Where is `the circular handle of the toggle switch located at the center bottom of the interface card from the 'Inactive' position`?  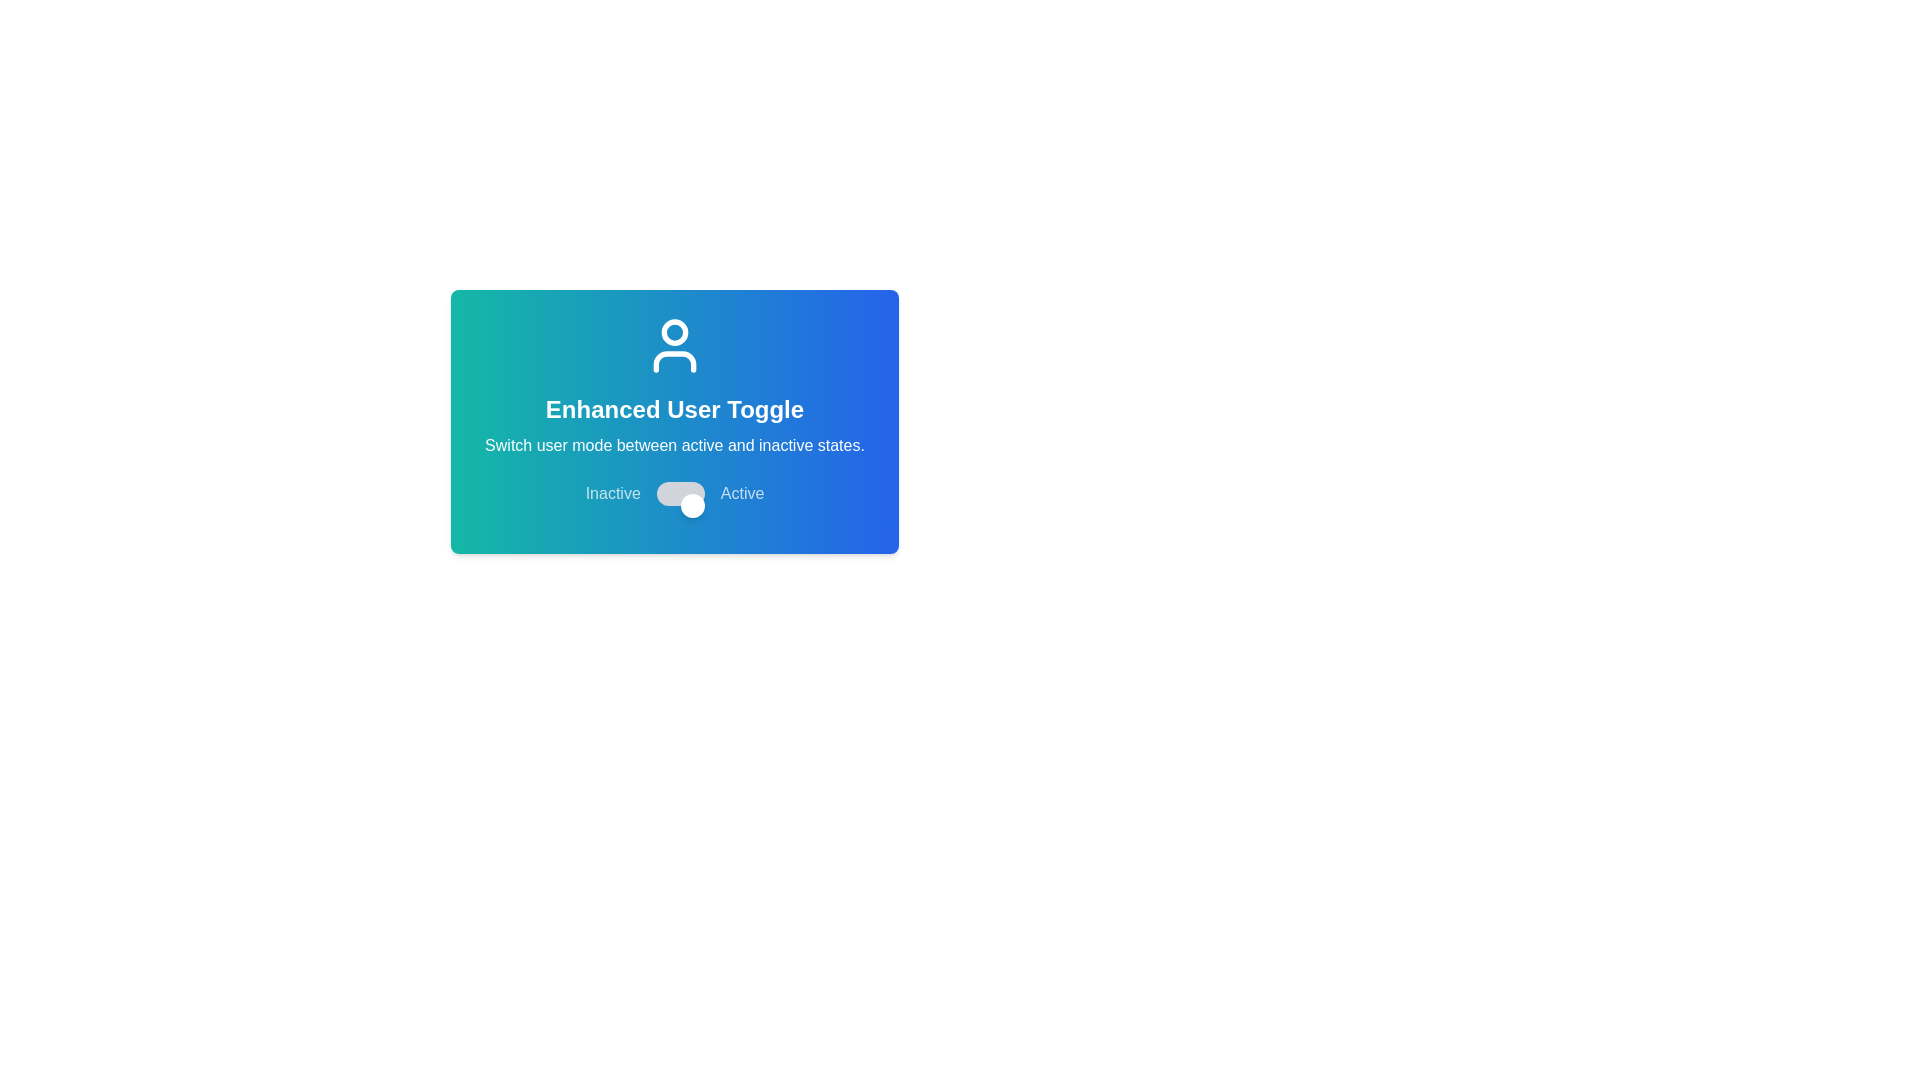
the circular handle of the toggle switch located at the center bottom of the interface card from the 'Inactive' position is located at coordinates (692, 504).